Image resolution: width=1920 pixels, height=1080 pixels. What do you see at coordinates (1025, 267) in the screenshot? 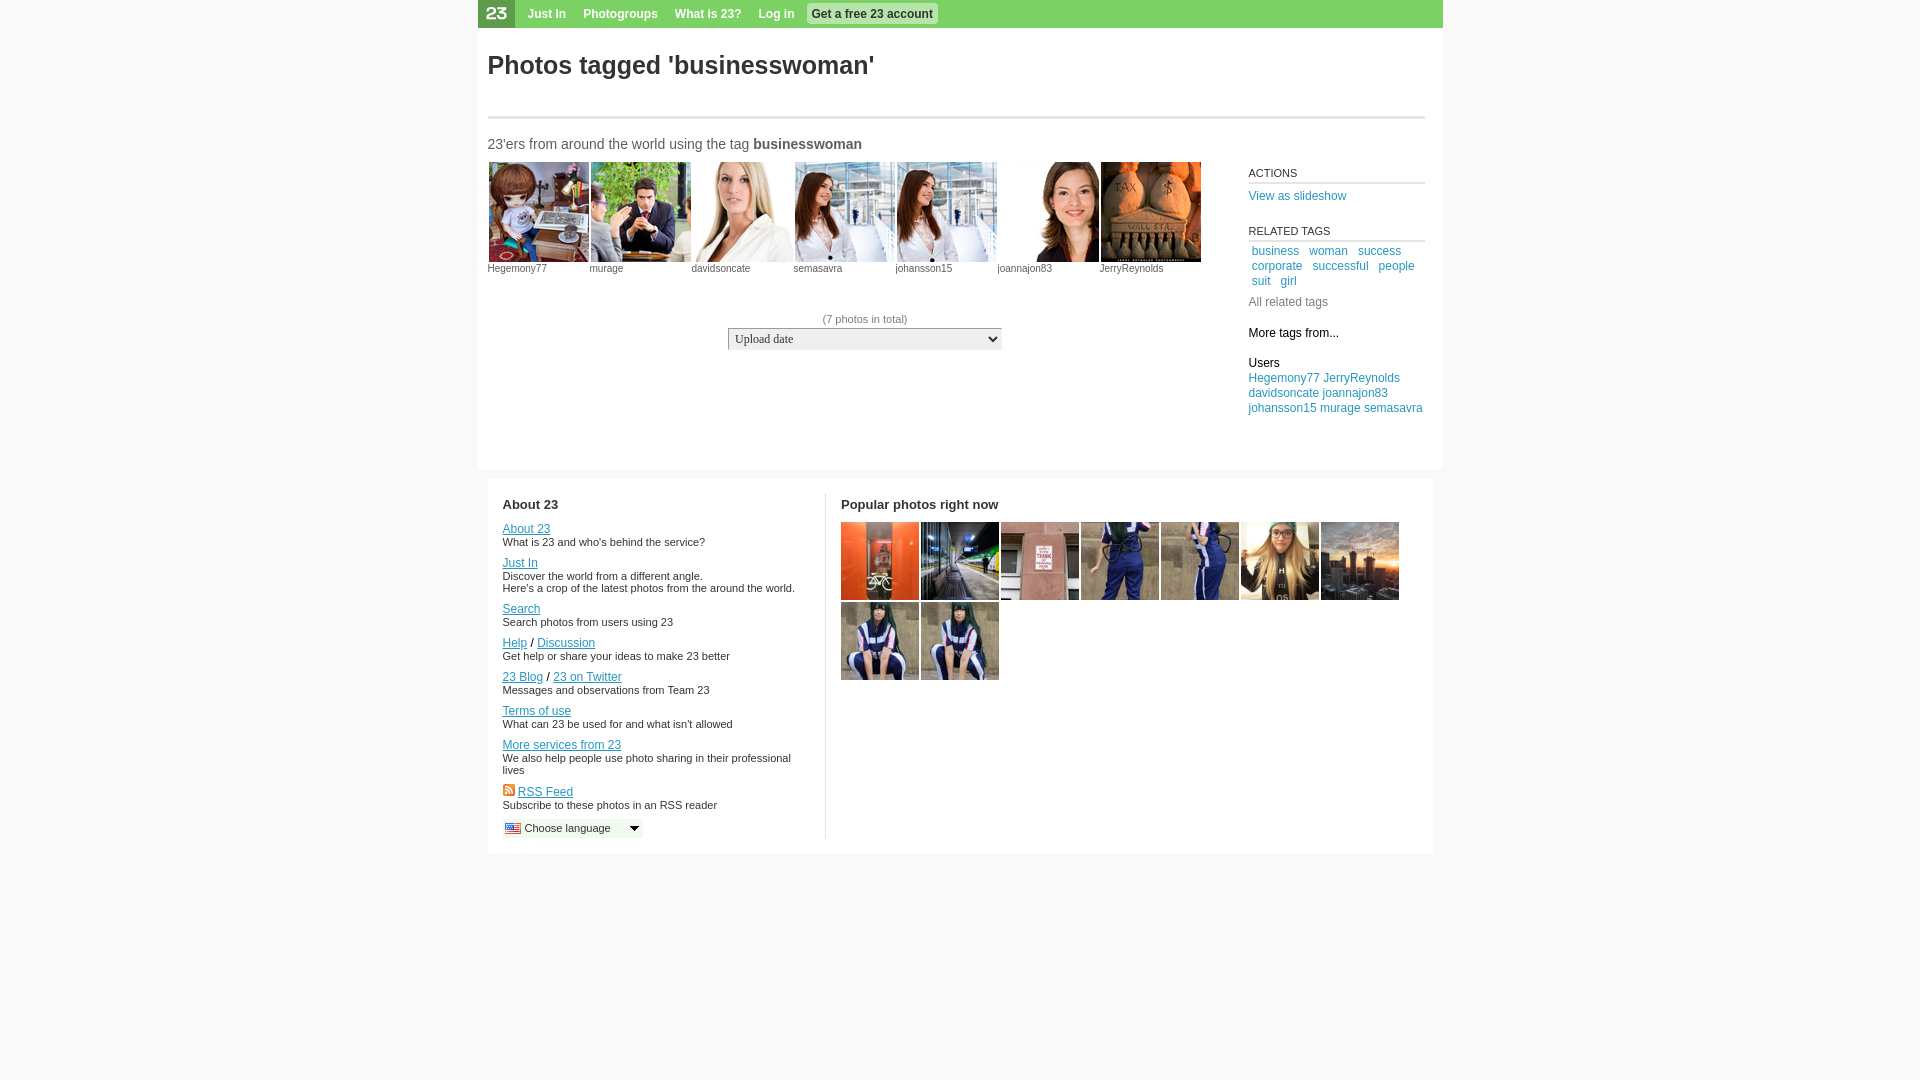
I see `'joannajon83'` at bounding box center [1025, 267].